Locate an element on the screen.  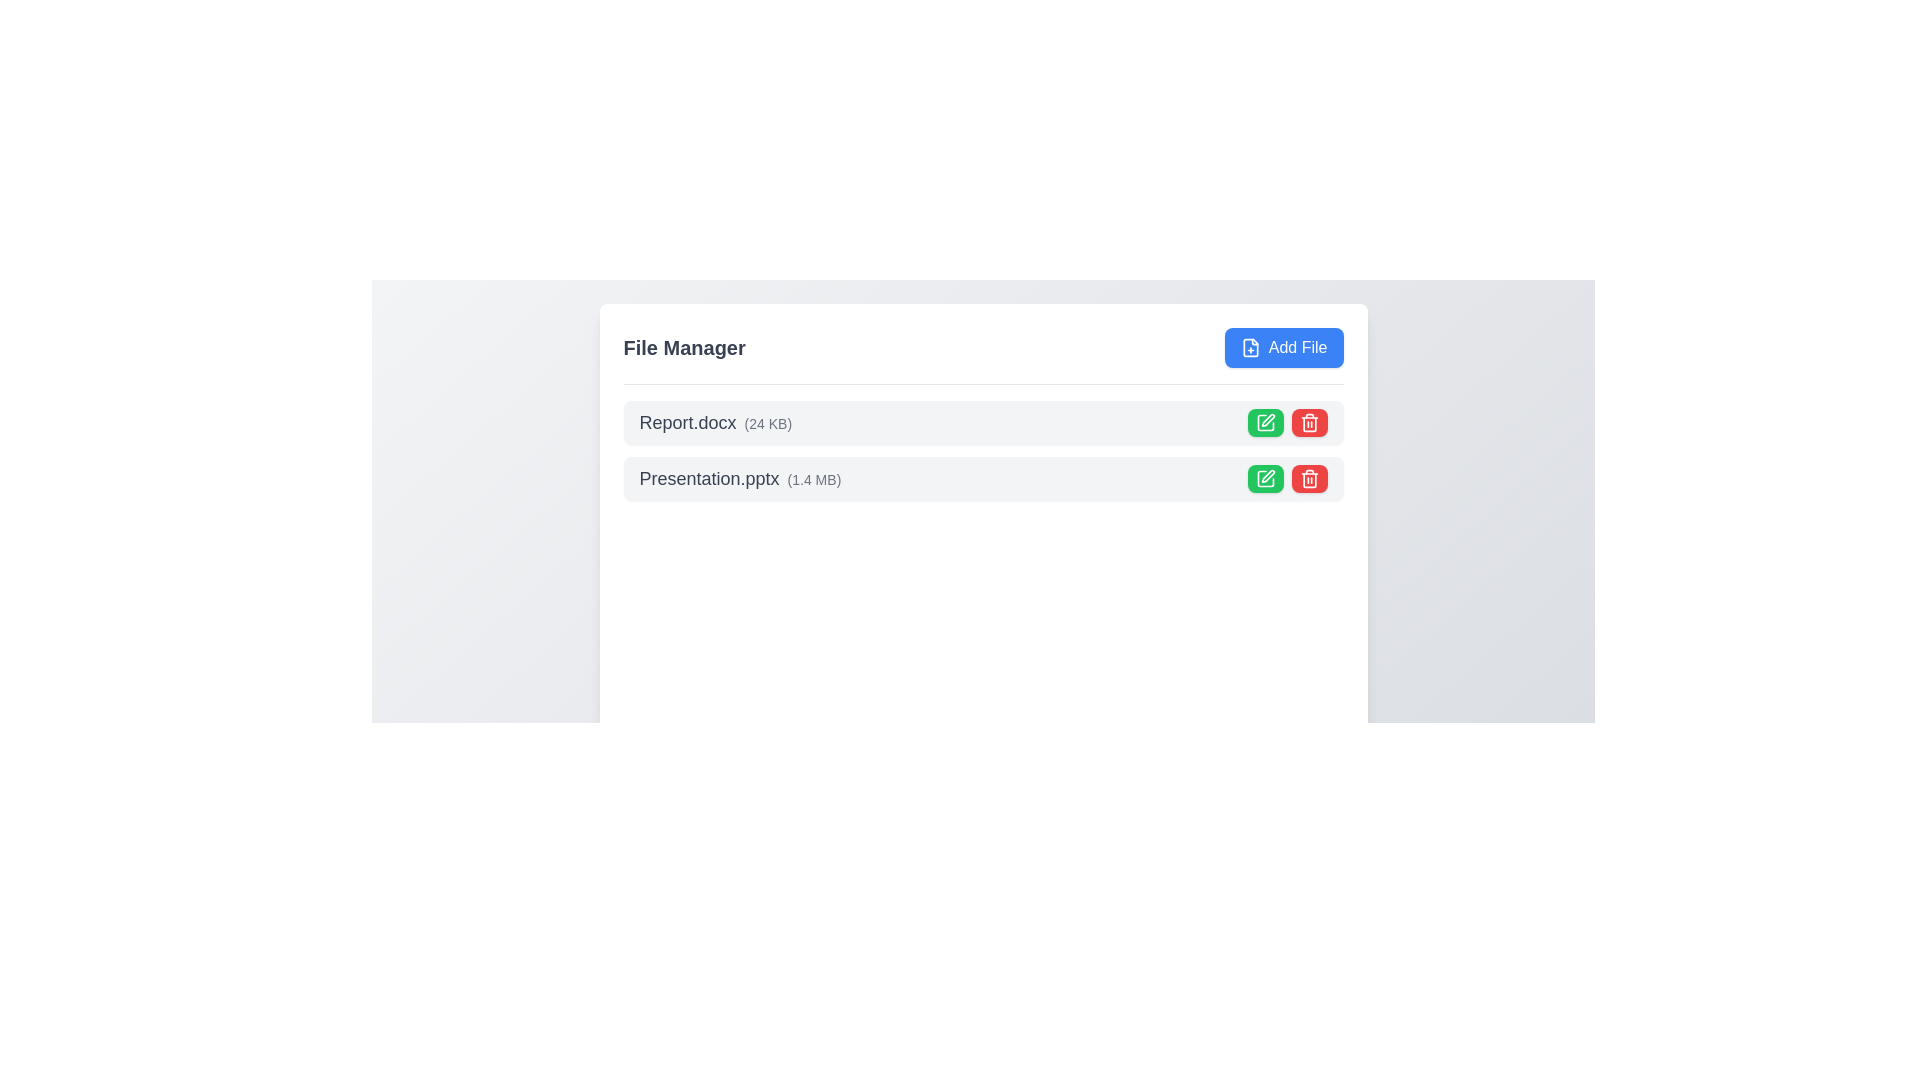
the text label indicating the file name 'Presentation.pptx' in the second file entry of the file manager interface is located at coordinates (709, 478).